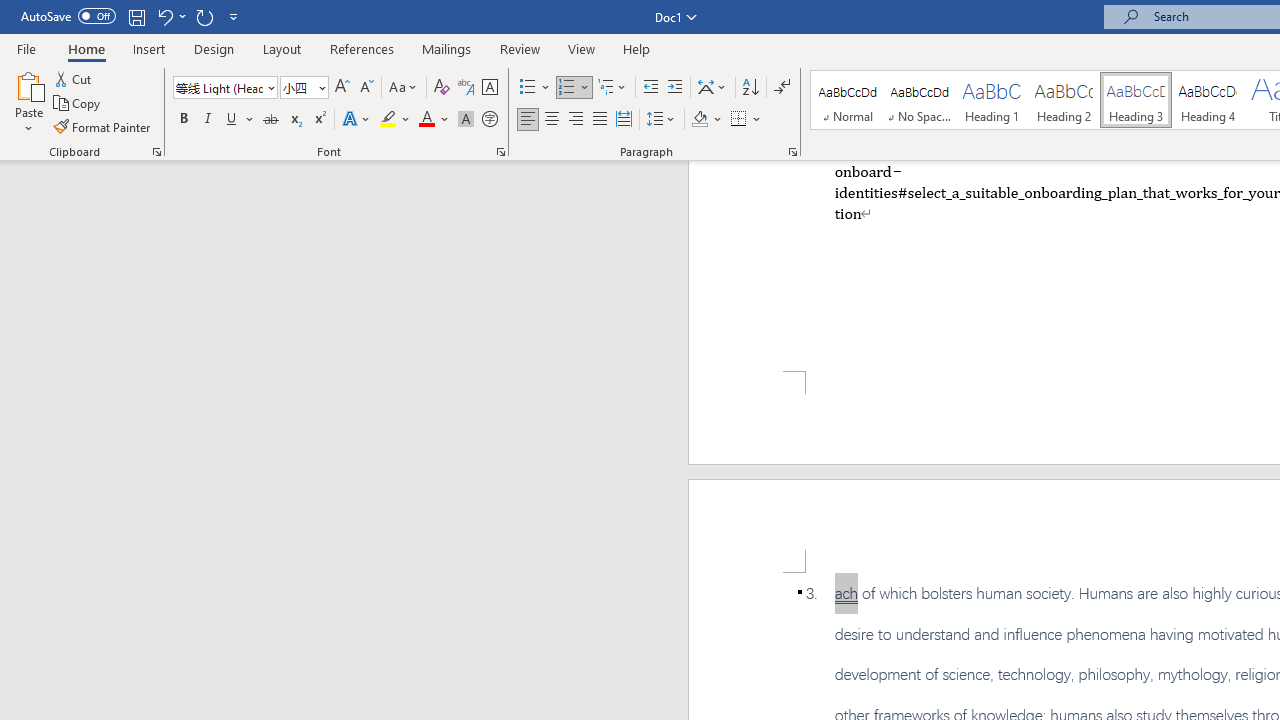 The height and width of the screenshot is (720, 1280). What do you see at coordinates (1136, 100) in the screenshot?
I see `'Heading 3'` at bounding box center [1136, 100].